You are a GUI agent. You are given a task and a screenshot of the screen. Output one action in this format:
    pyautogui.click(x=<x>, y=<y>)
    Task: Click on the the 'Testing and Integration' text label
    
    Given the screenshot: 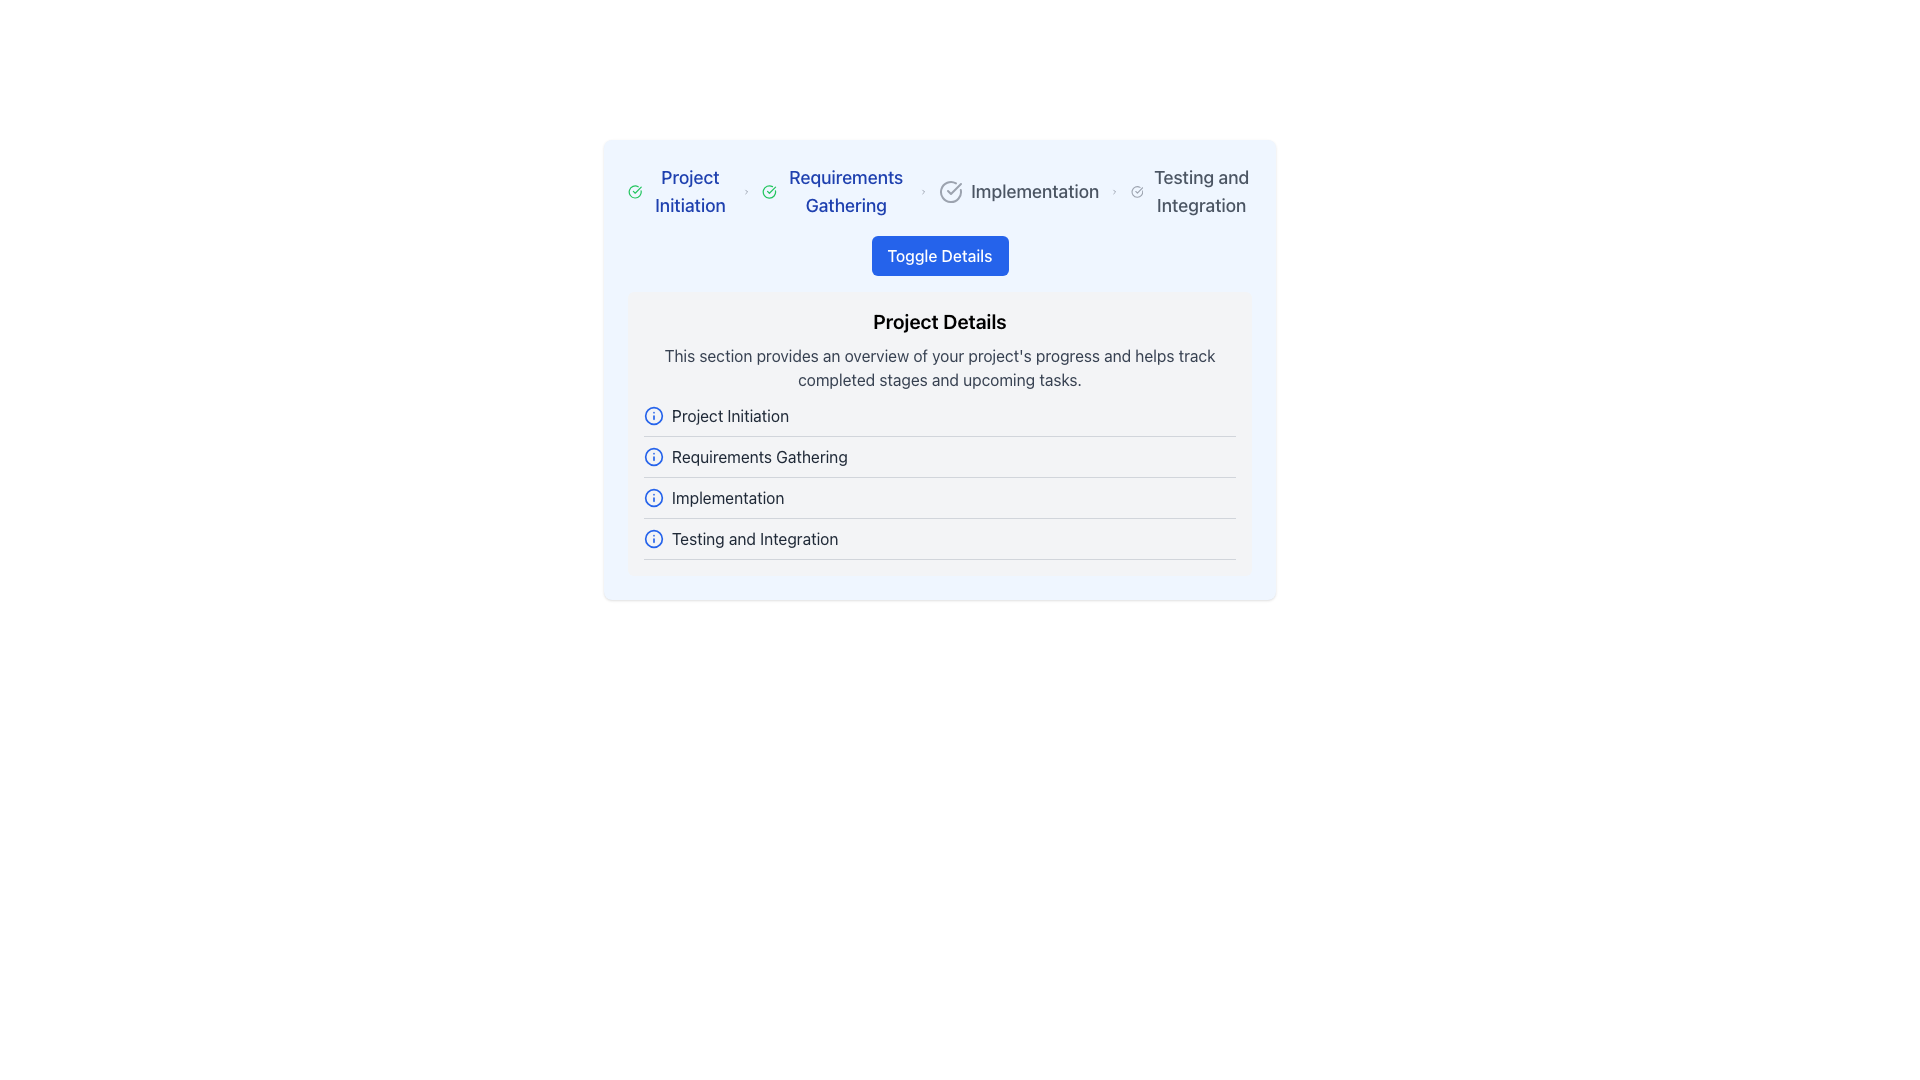 What is the action you would take?
    pyautogui.click(x=754, y=538)
    